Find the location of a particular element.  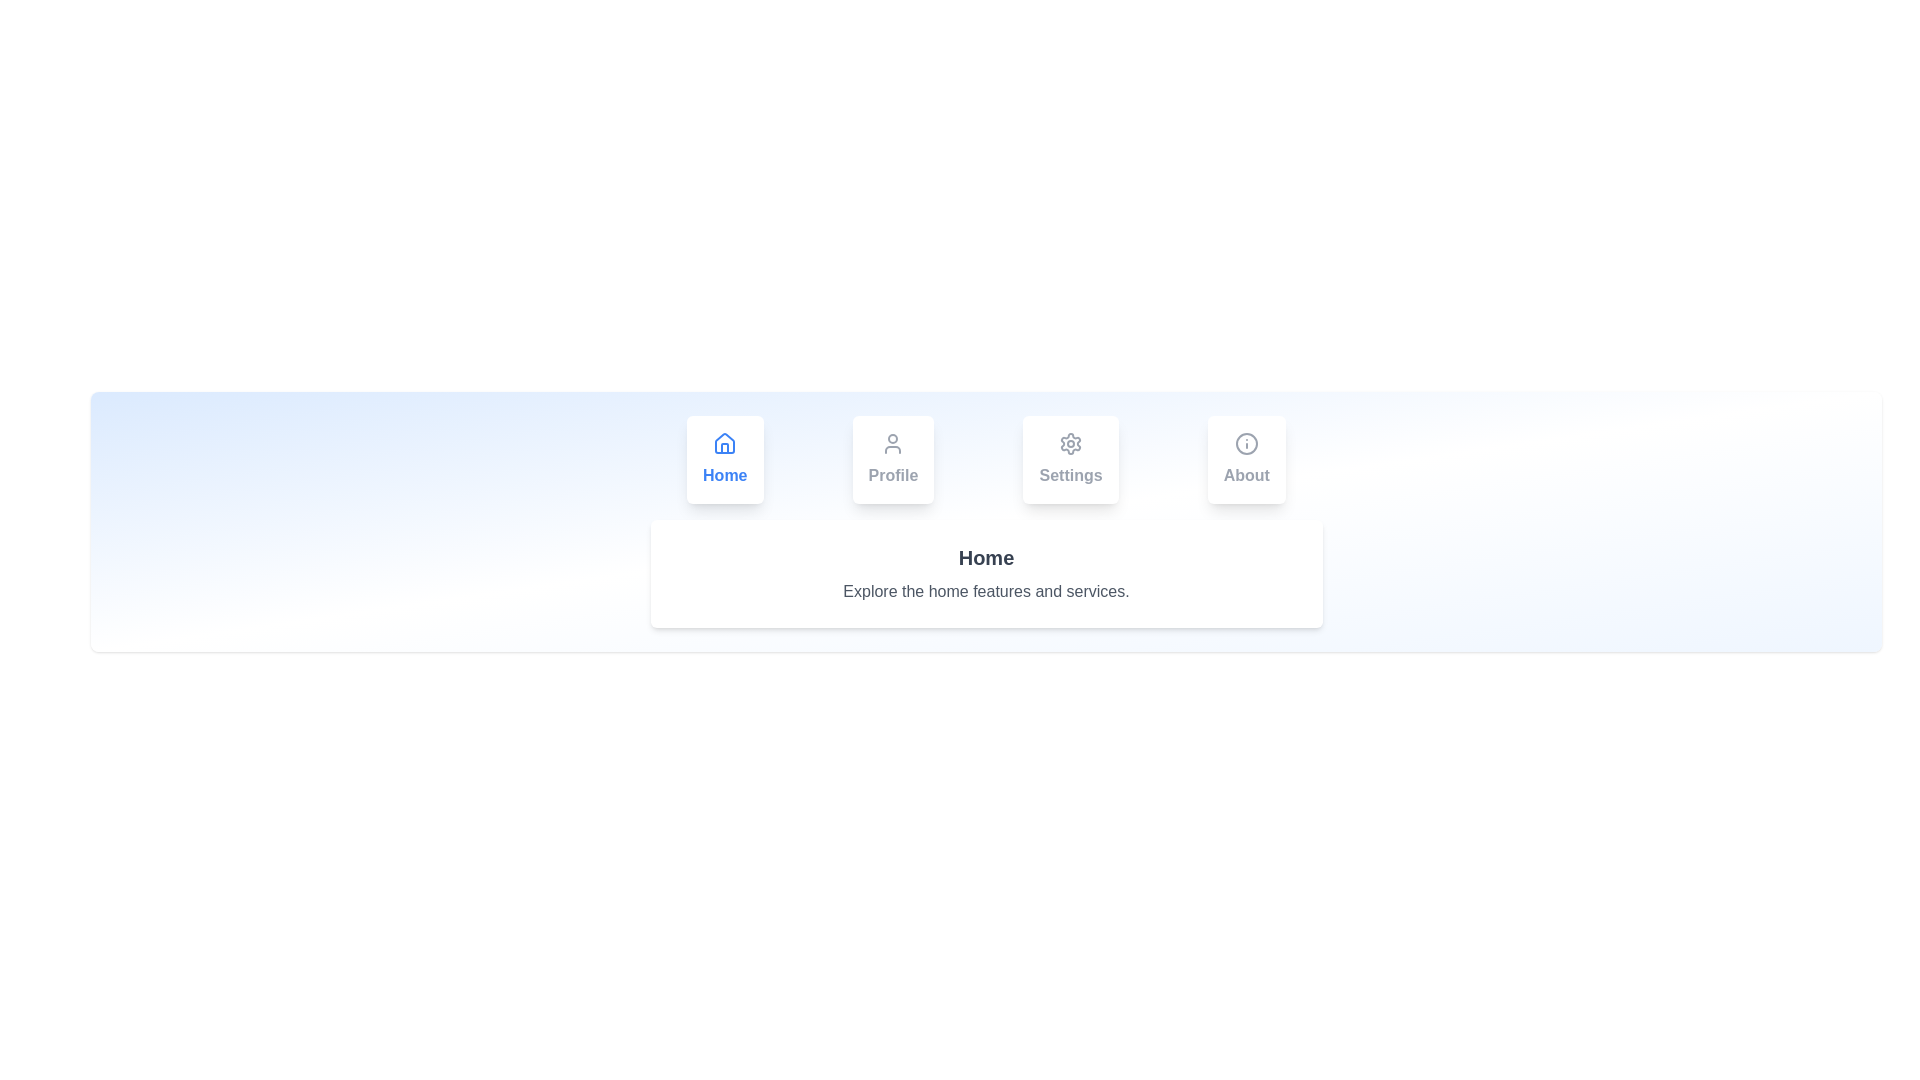

the Profile tab to switch content is located at coordinates (892, 459).